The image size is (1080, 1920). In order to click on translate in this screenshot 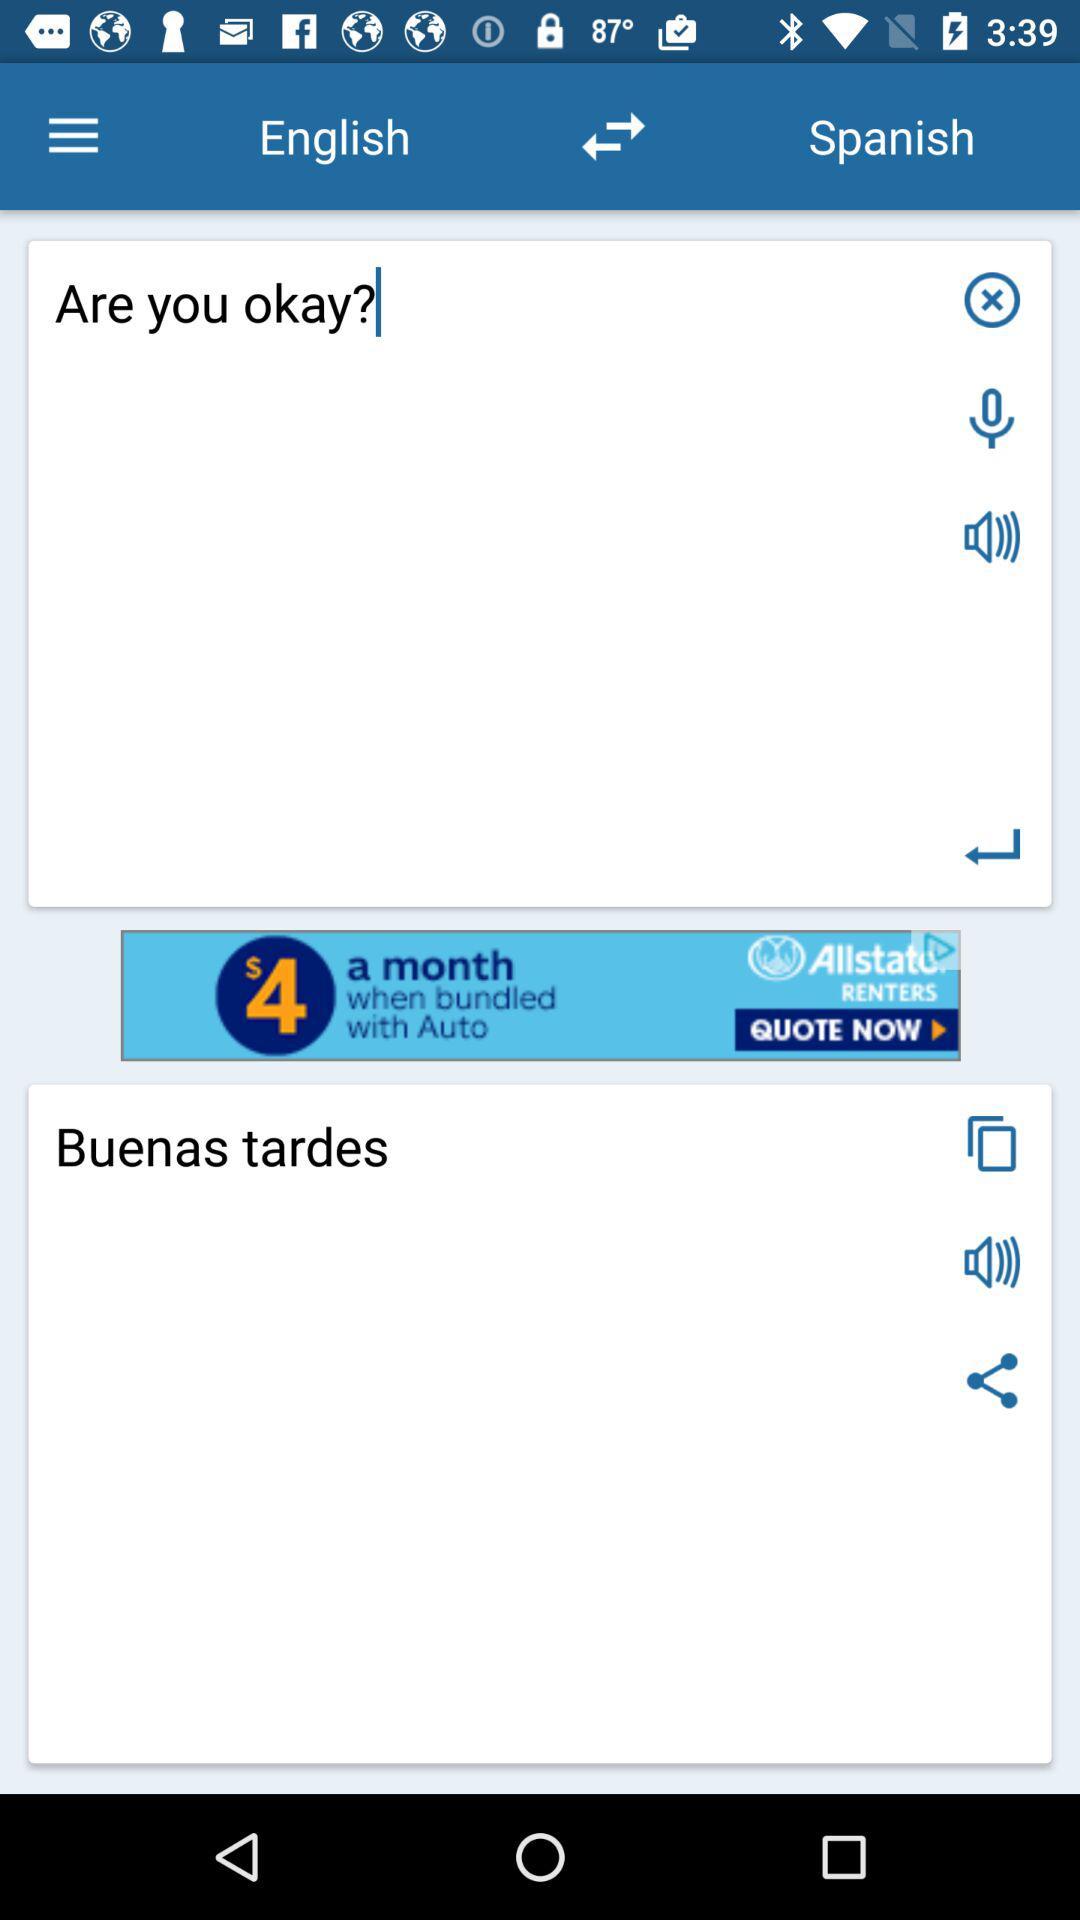, I will do `click(992, 847)`.